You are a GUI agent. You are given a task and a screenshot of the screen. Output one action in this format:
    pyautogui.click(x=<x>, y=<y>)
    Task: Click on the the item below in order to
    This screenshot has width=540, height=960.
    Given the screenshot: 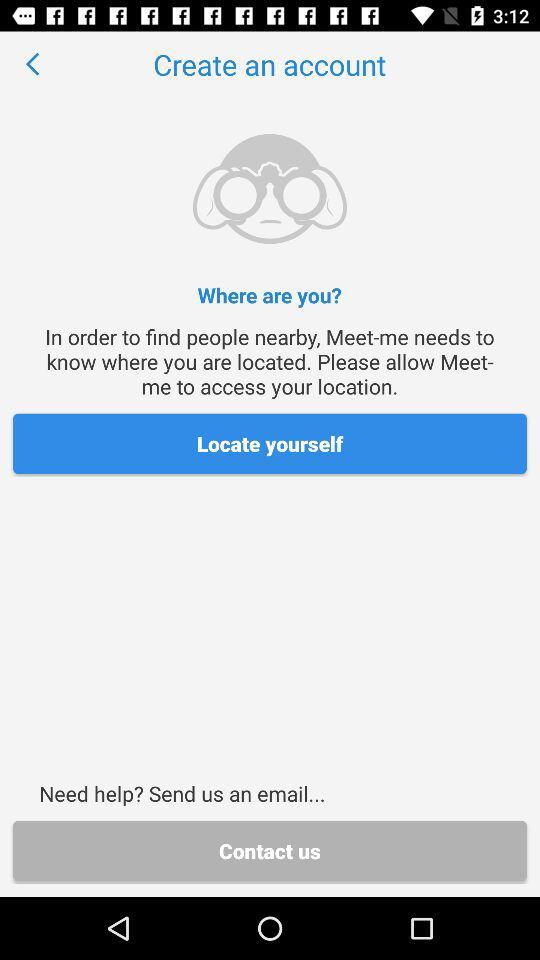 What is the action you would take?
    pyautogui.click(x=270, y=443)
    